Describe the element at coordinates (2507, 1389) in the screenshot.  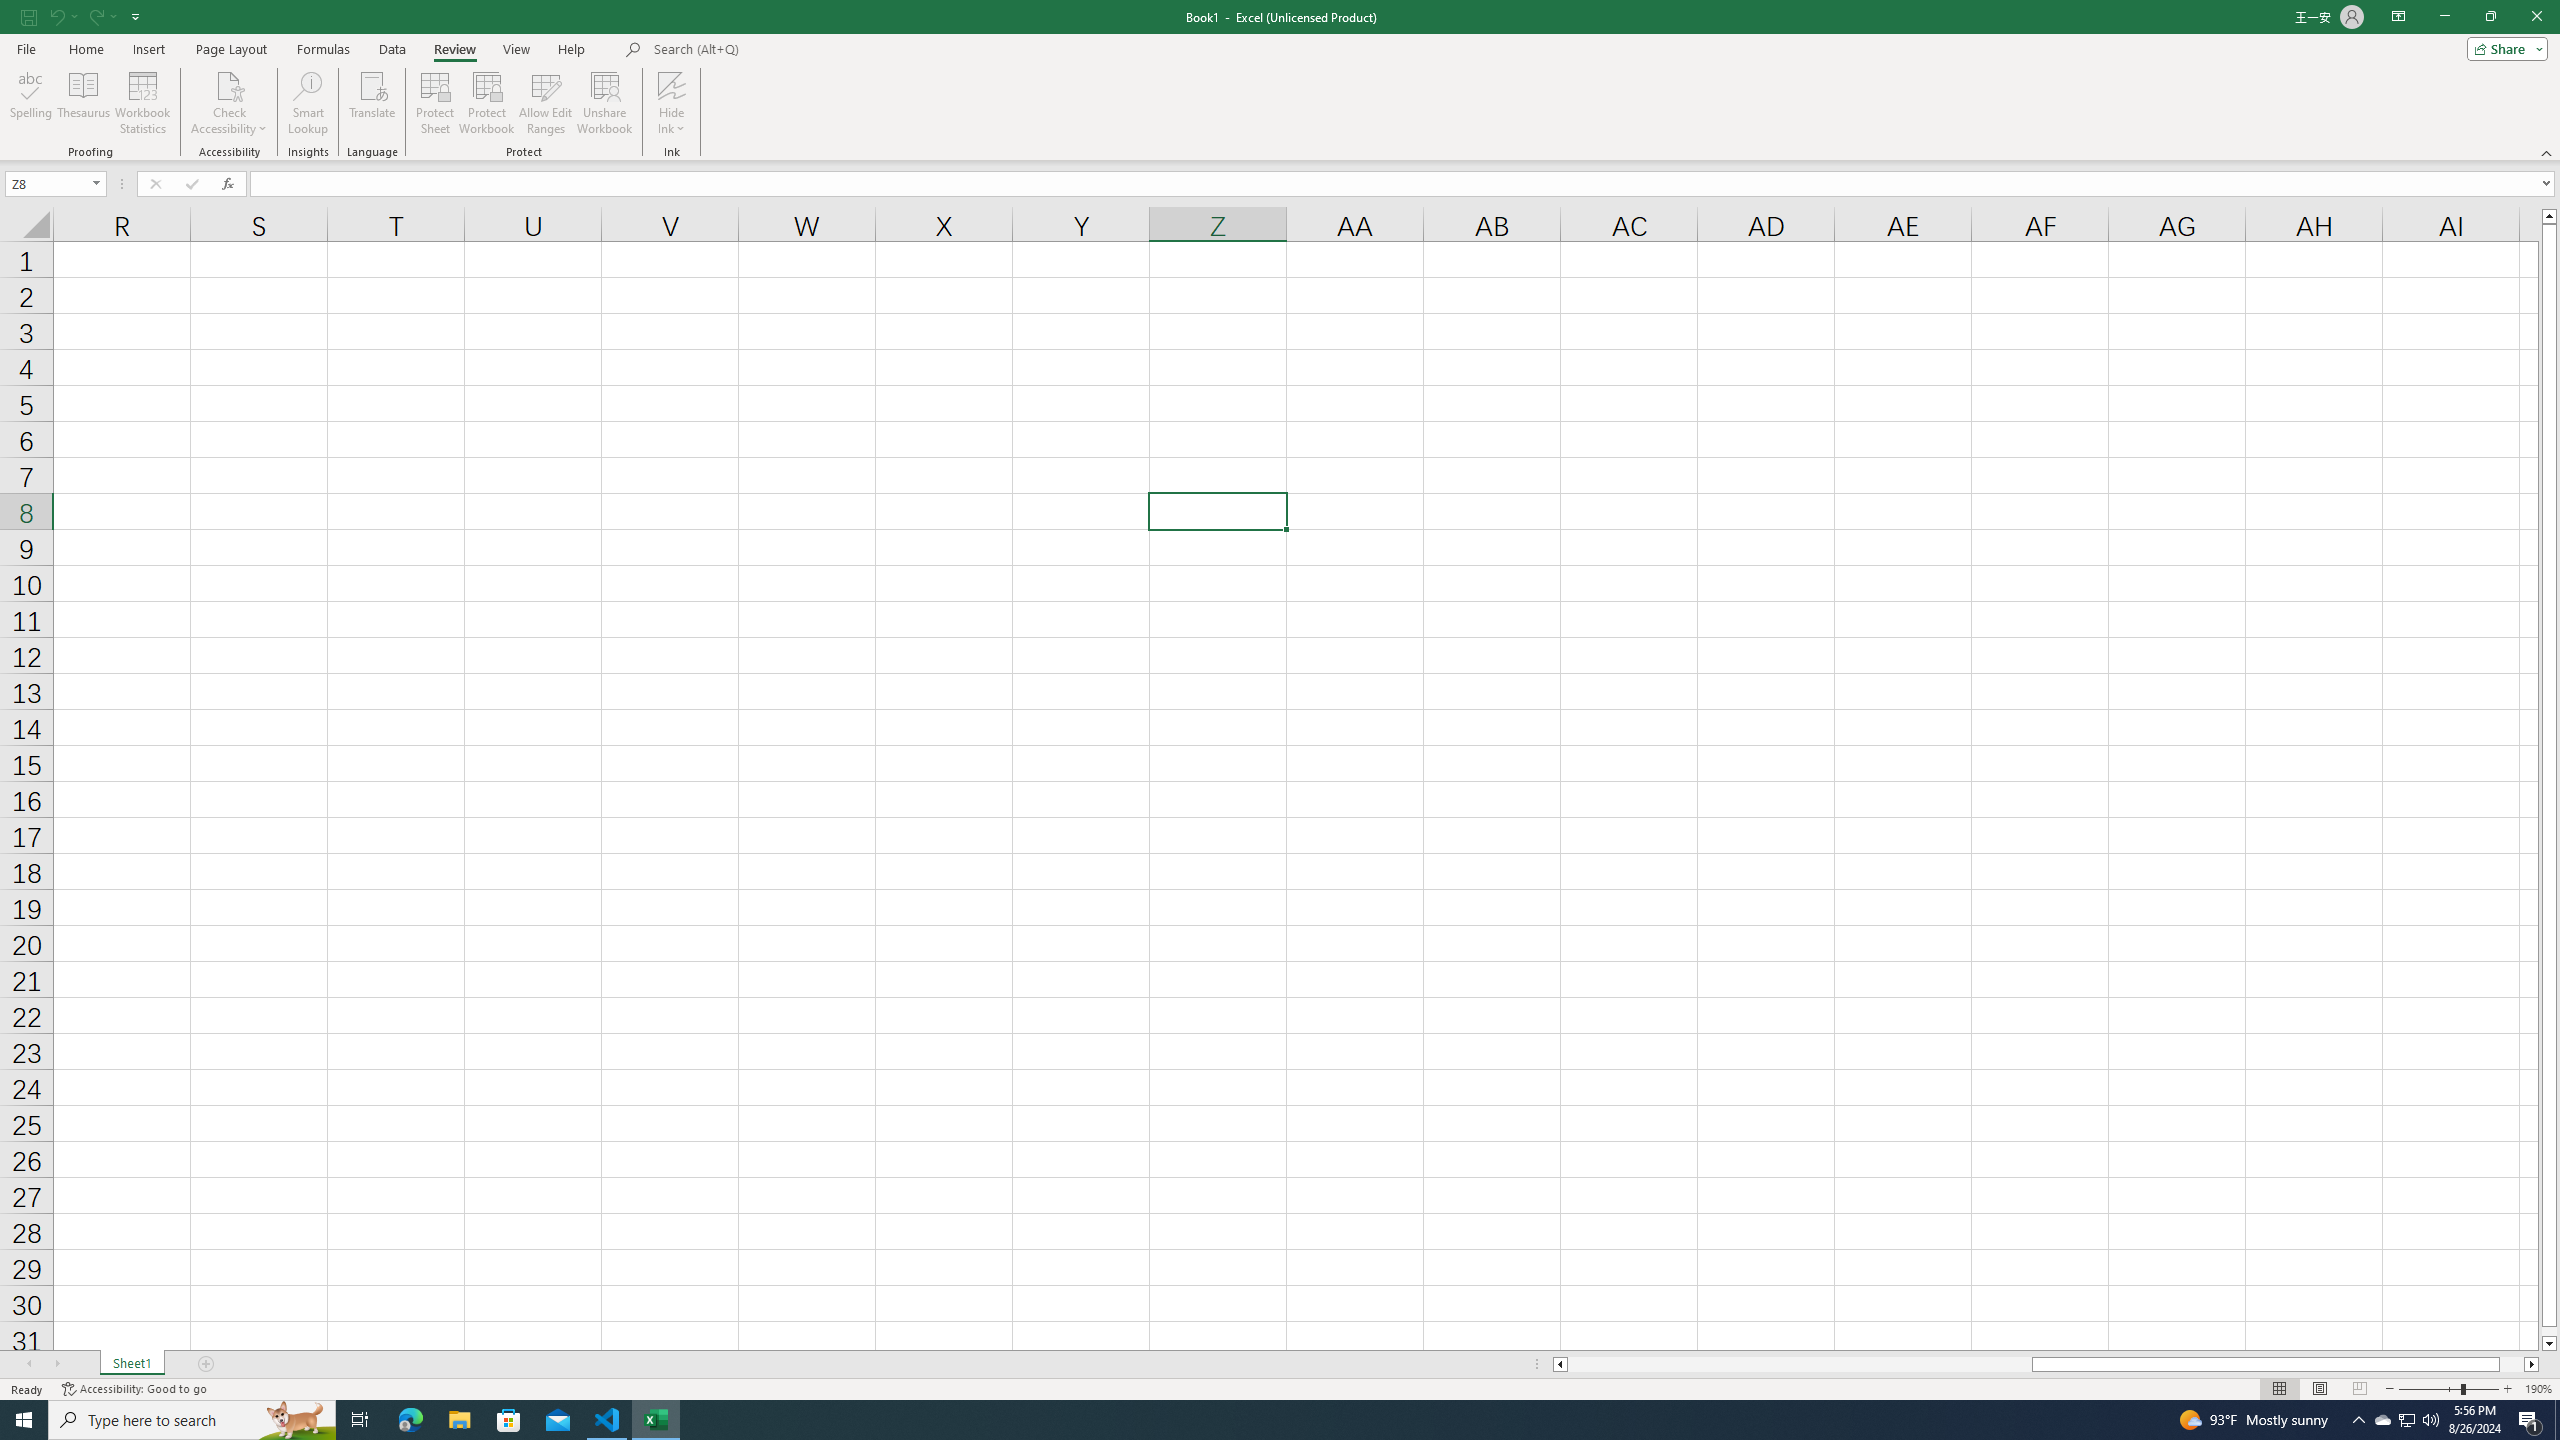
I see `'Zoom In'` at that location.